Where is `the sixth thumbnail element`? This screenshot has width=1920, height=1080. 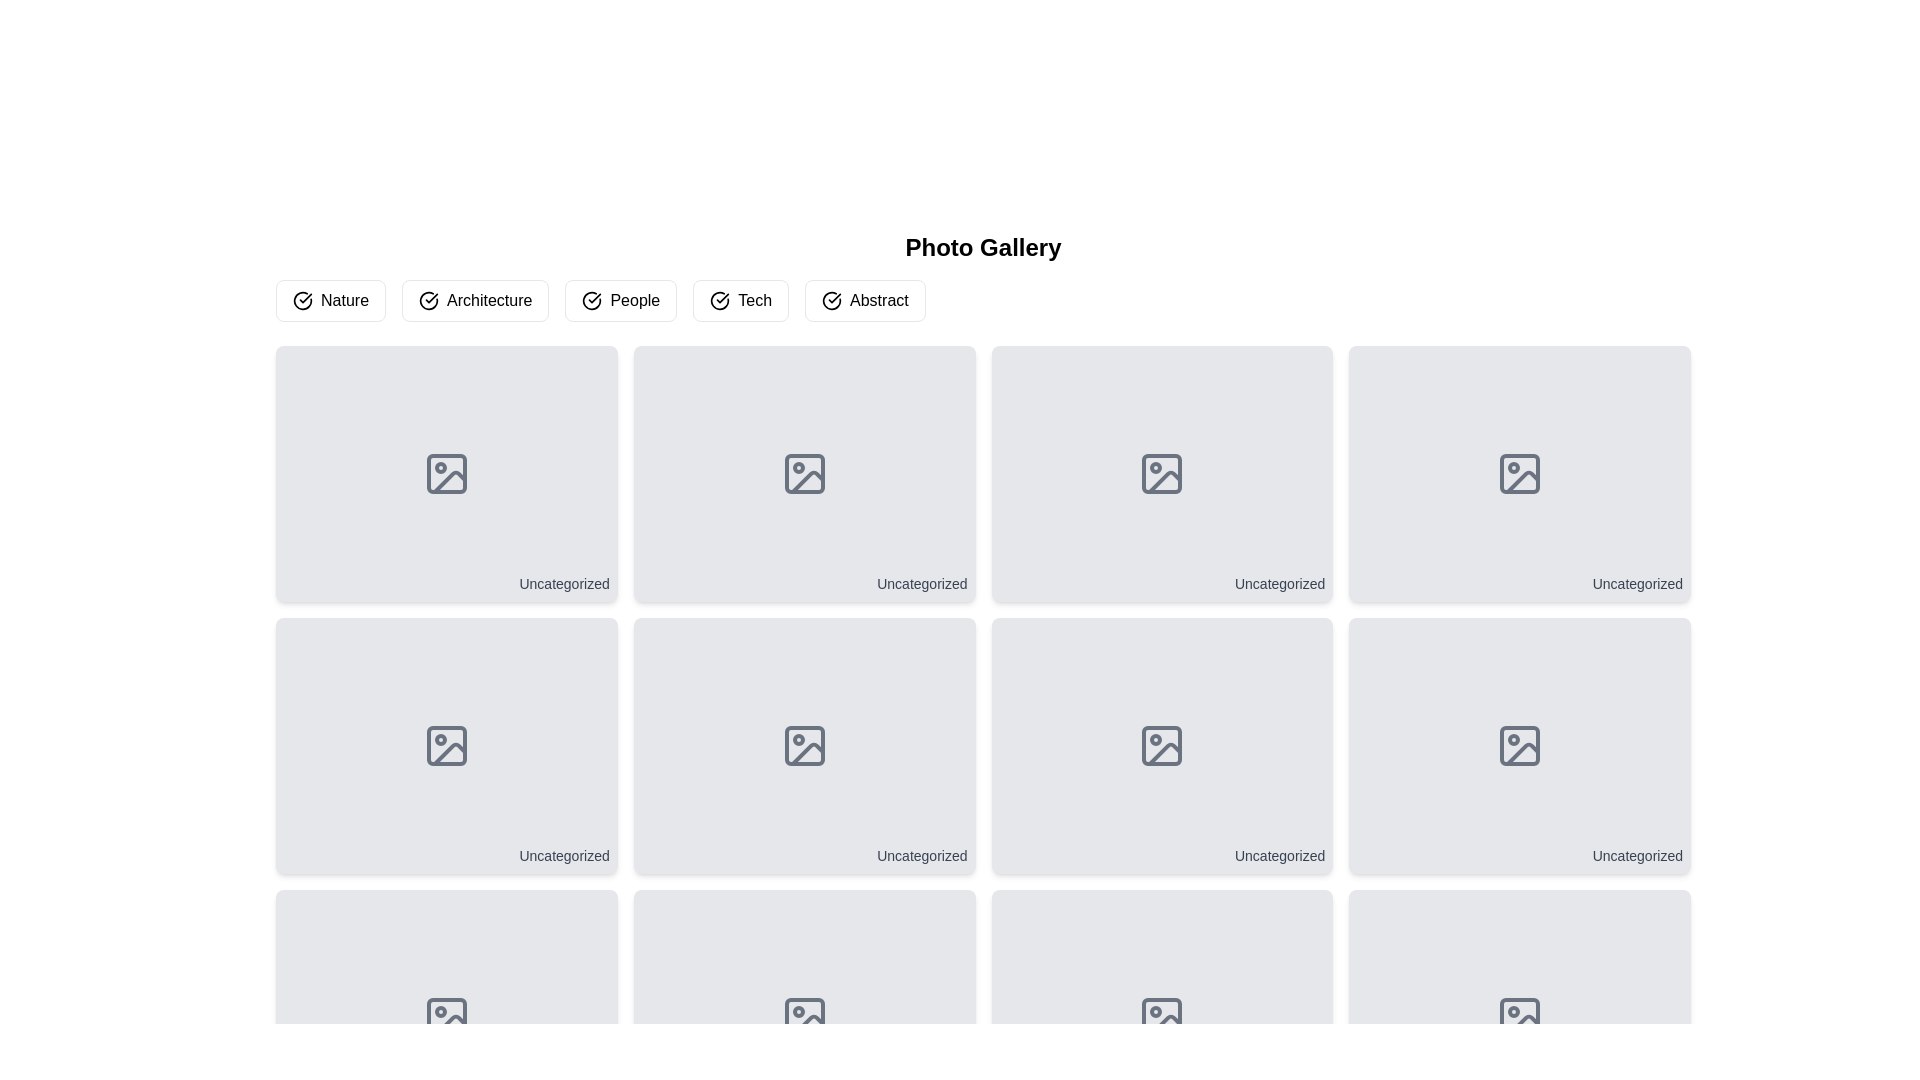 the sixth thumbnail element is located at coordinates (1162, 745).